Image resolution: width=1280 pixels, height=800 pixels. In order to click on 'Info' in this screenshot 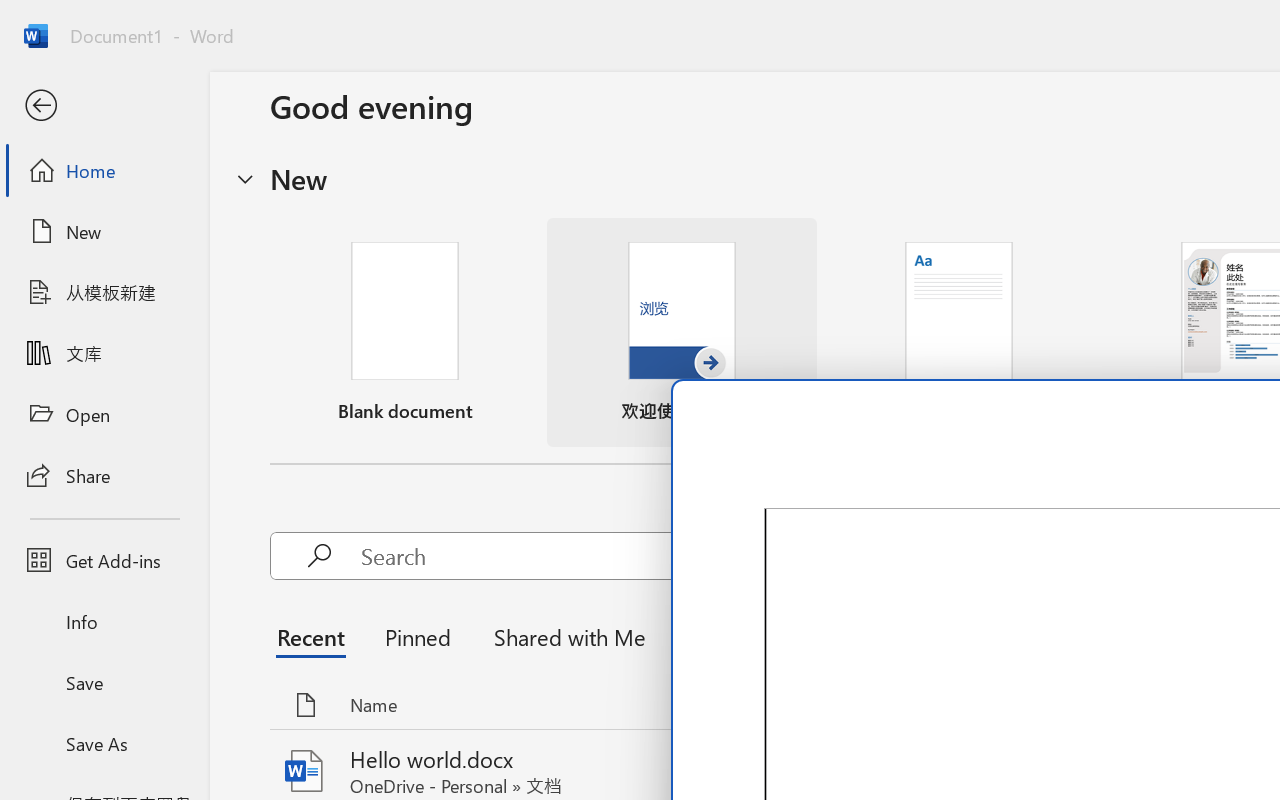, I will do `click(103, 621)`.